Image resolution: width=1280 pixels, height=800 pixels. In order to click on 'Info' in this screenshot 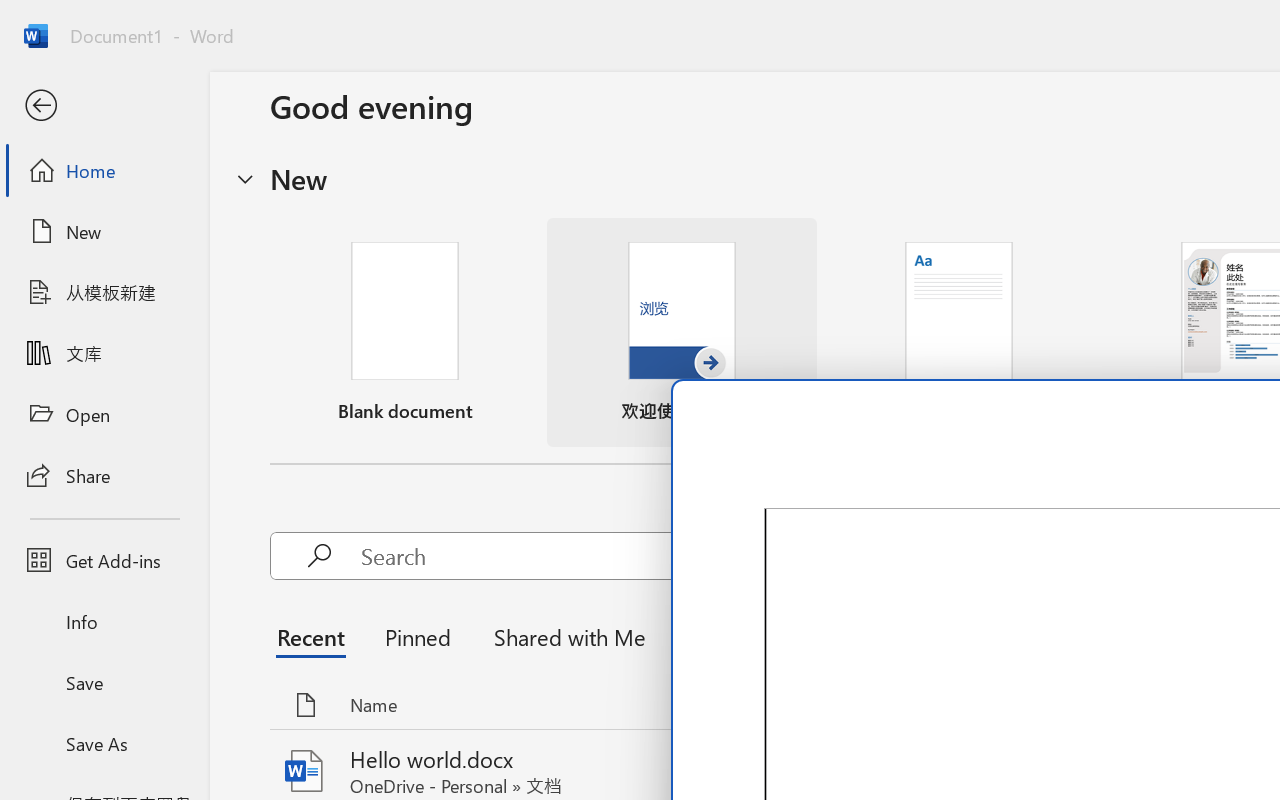, I will do `click(103, 621)`.